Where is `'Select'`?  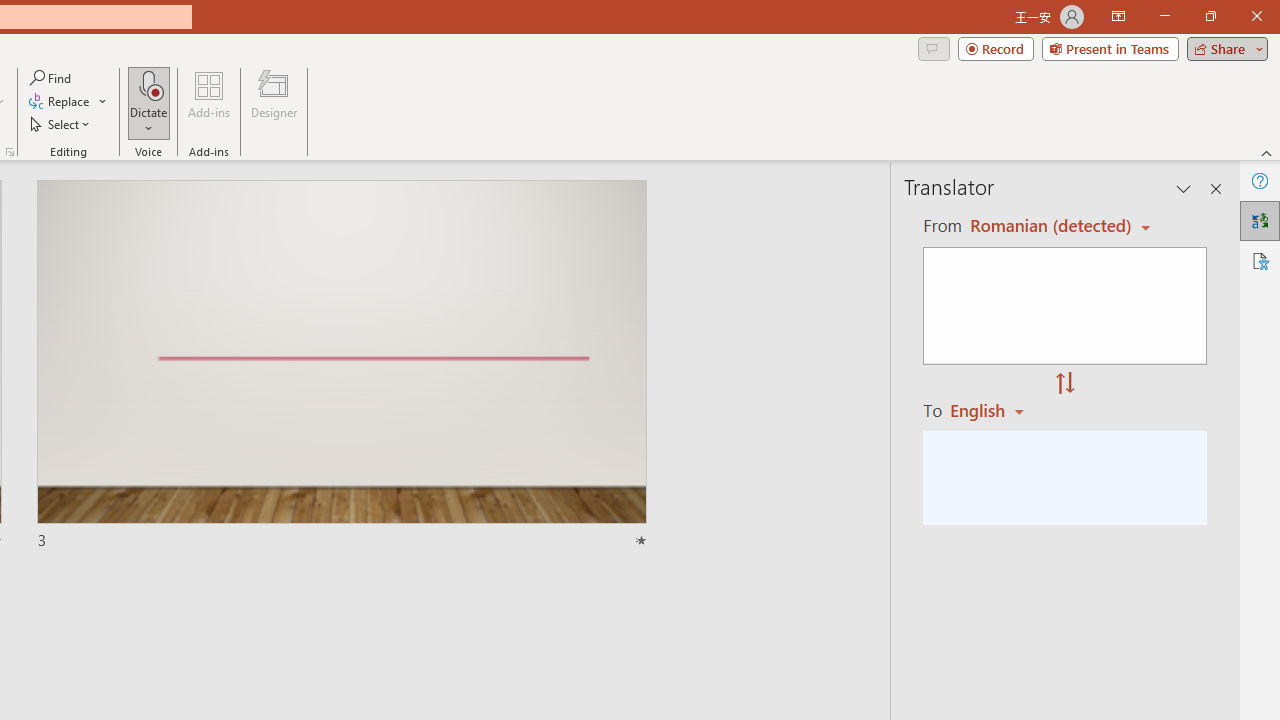
'Select' is located at coordinates (61, 124).